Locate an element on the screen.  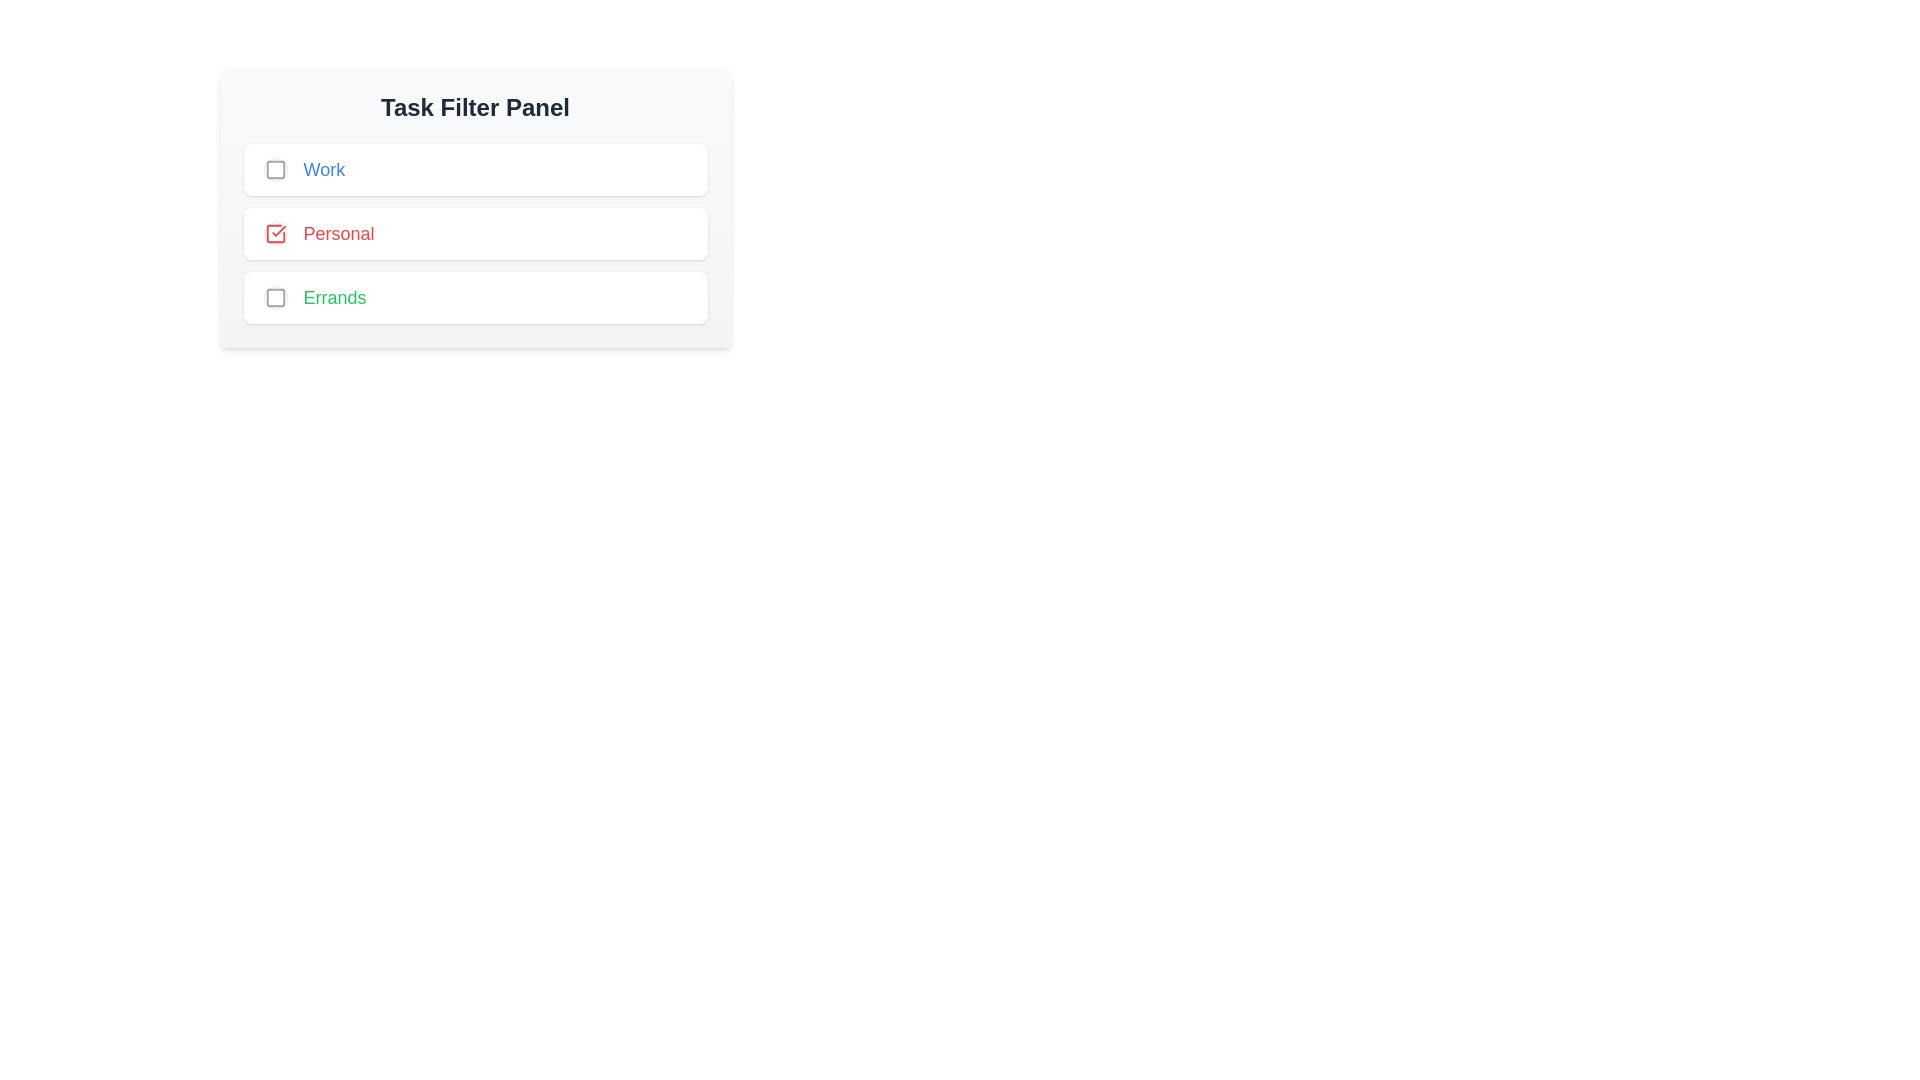
the checkbox labeled 'Errands' is located at coordinates (474, 297).